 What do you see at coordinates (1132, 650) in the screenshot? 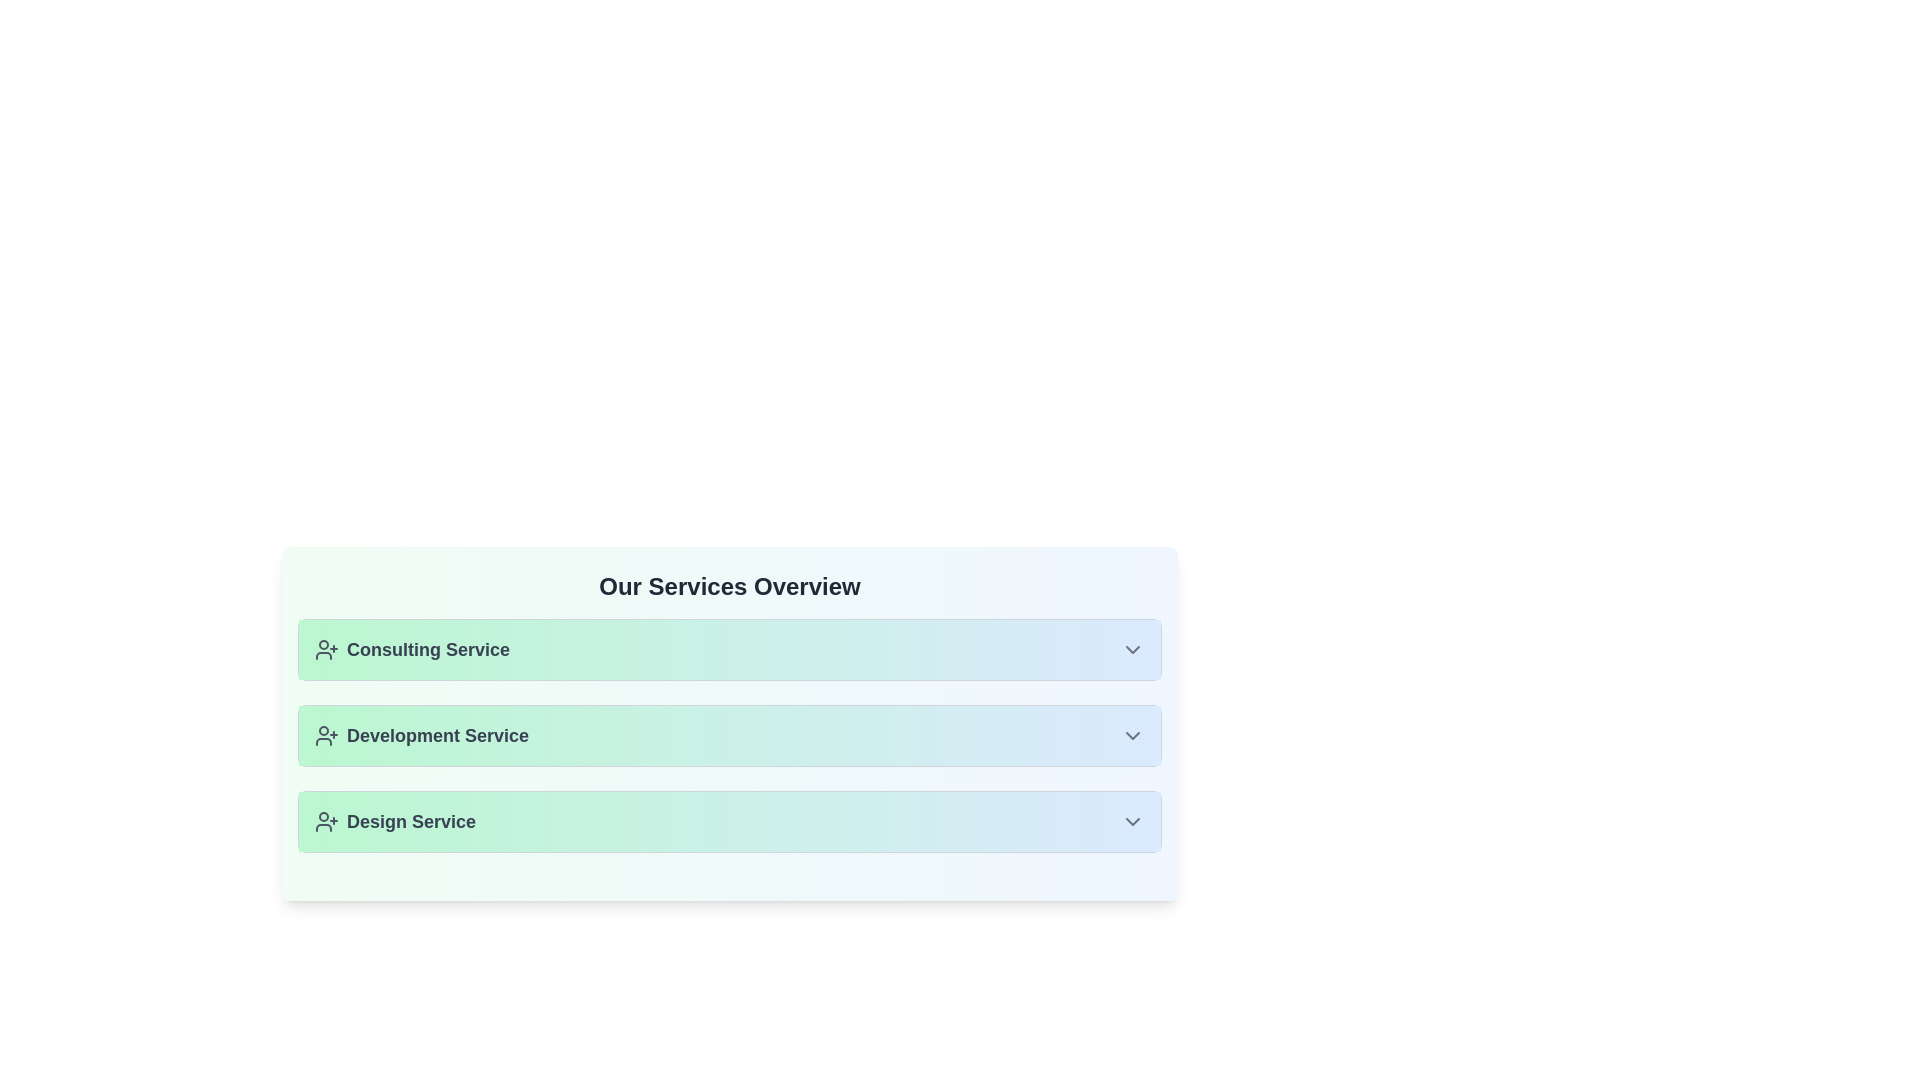
I see `the chevron icon located at the far-right side of the 'Consulting Service' section` at bounding box center [1132, 650].